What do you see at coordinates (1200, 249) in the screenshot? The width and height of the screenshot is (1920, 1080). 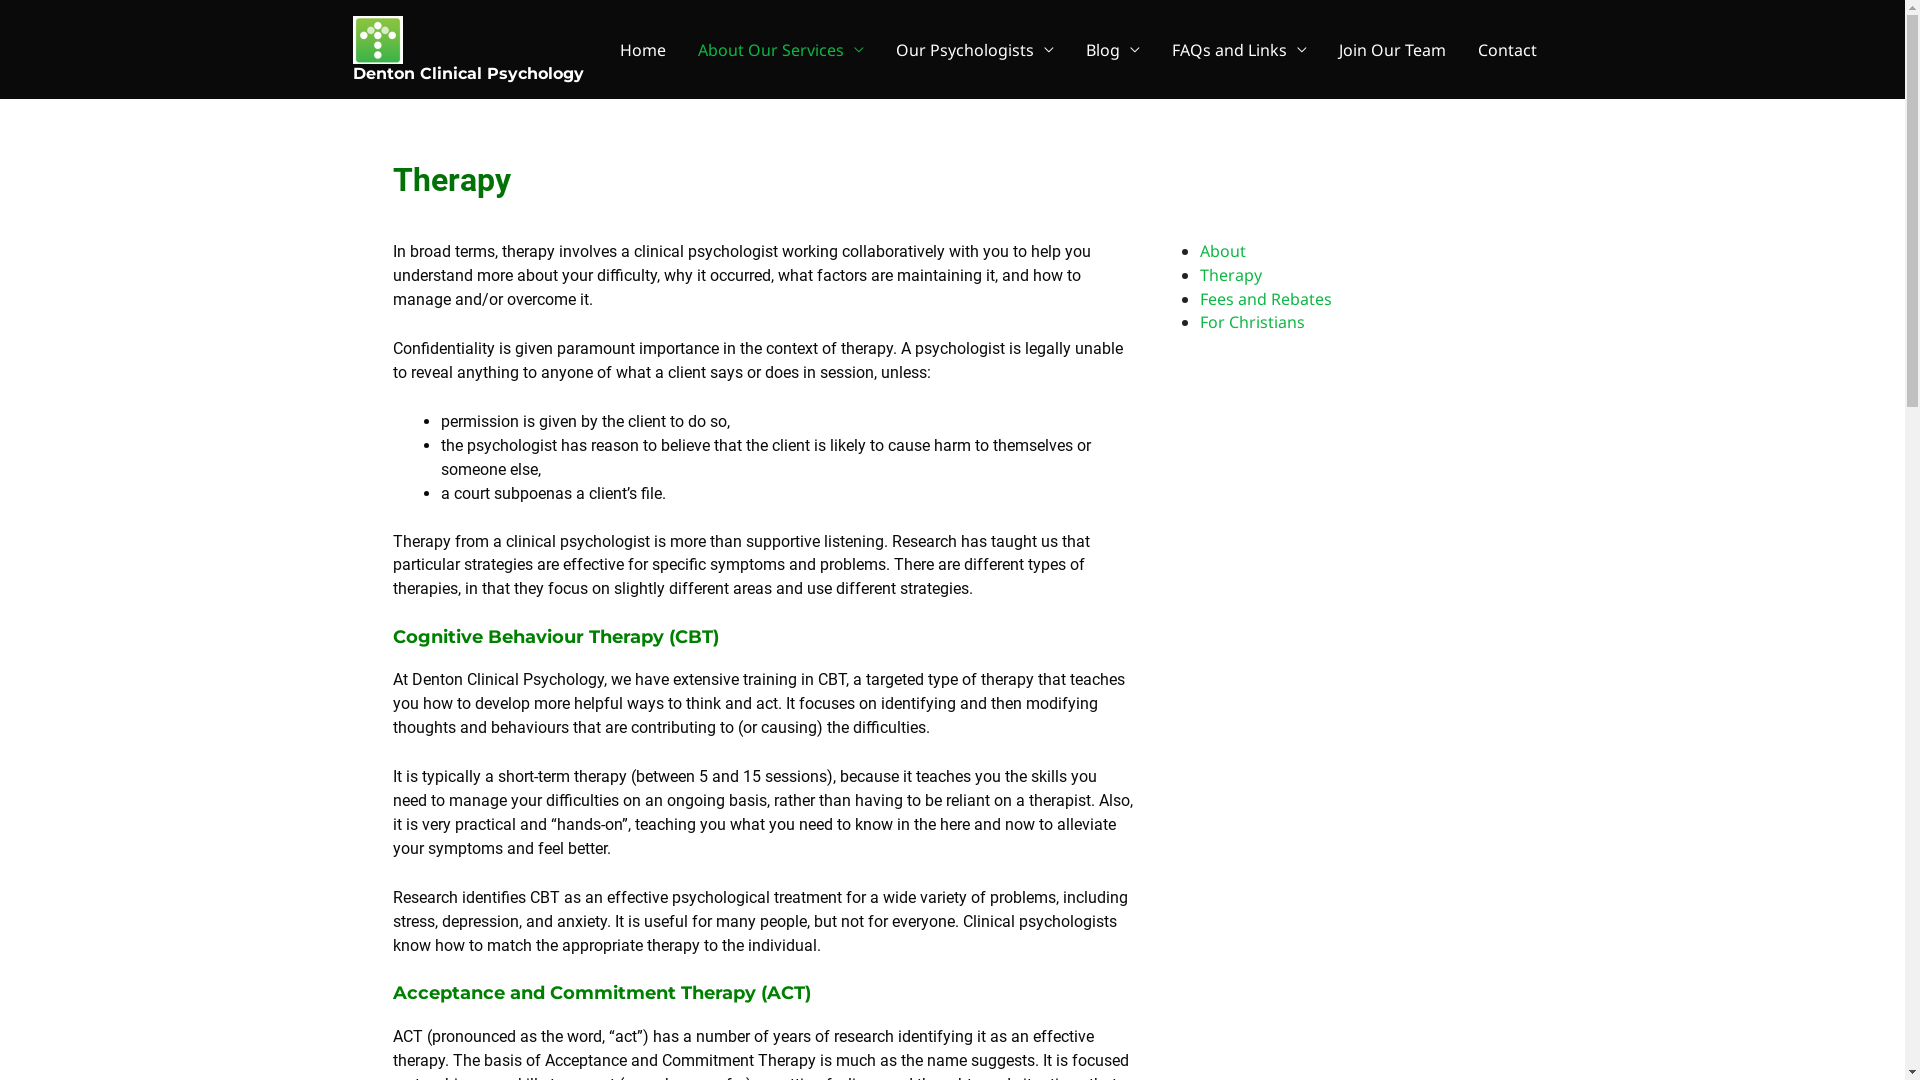 I see `'About'` at bounding box center [1200, 249].